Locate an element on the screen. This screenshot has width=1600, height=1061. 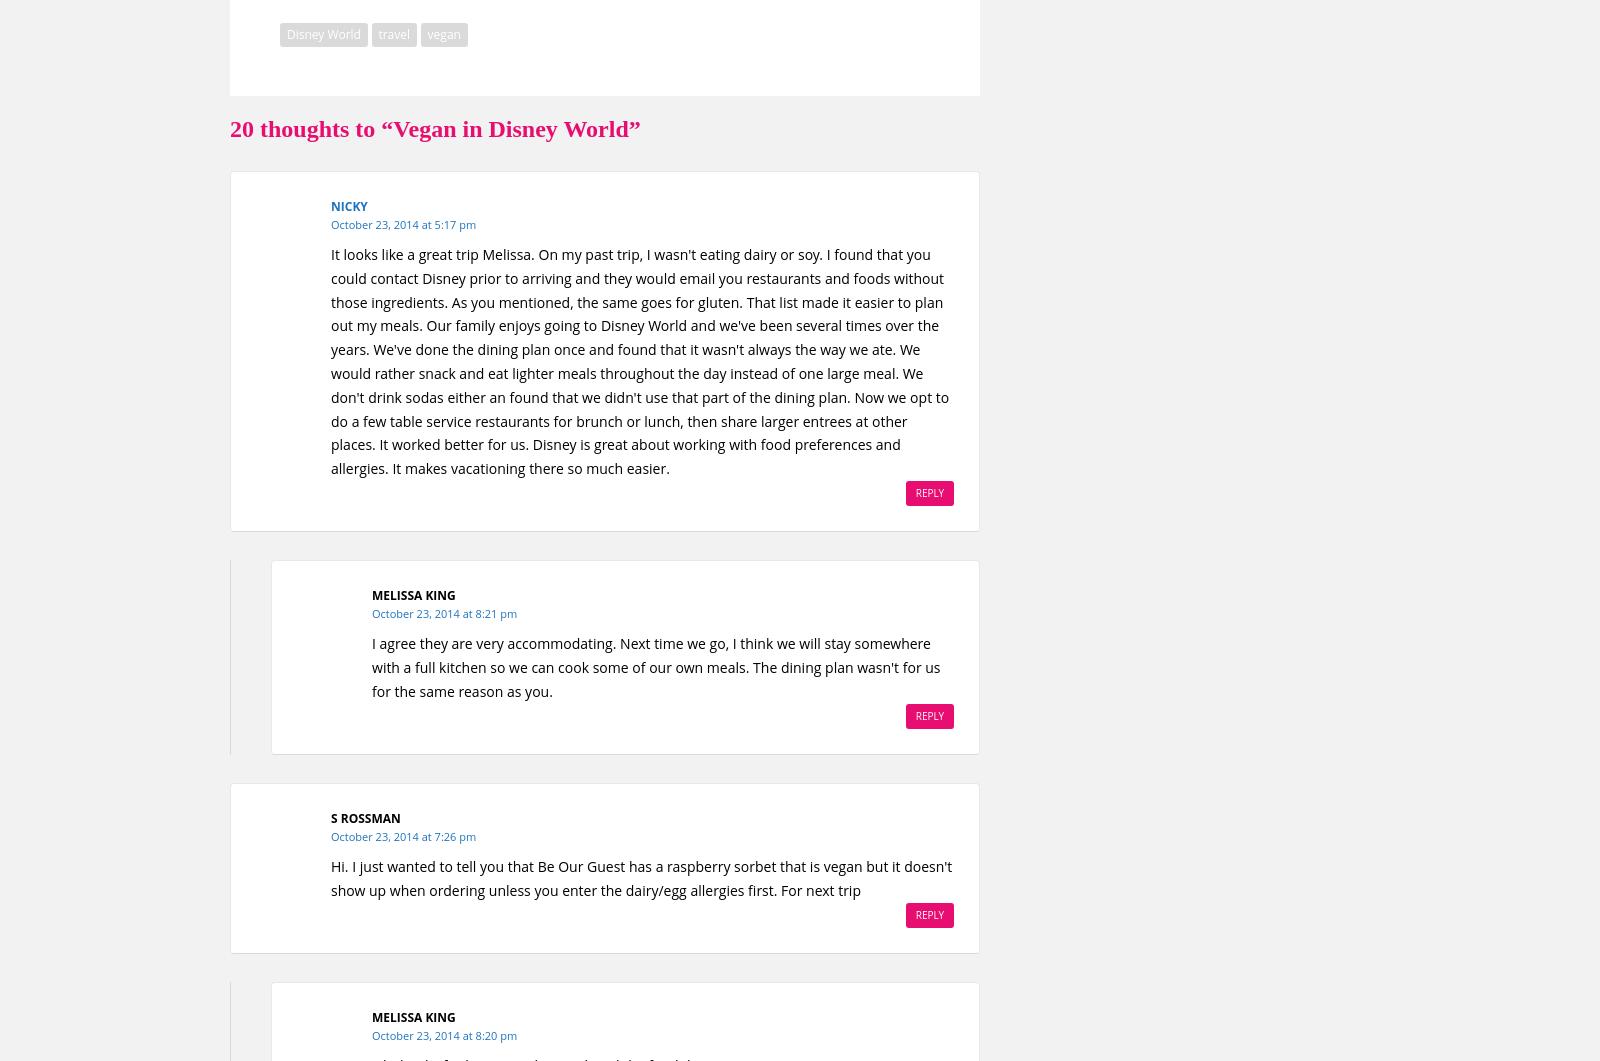
'October 23, 2014 at 8:21 pm' is located at coordinates (443, 612).